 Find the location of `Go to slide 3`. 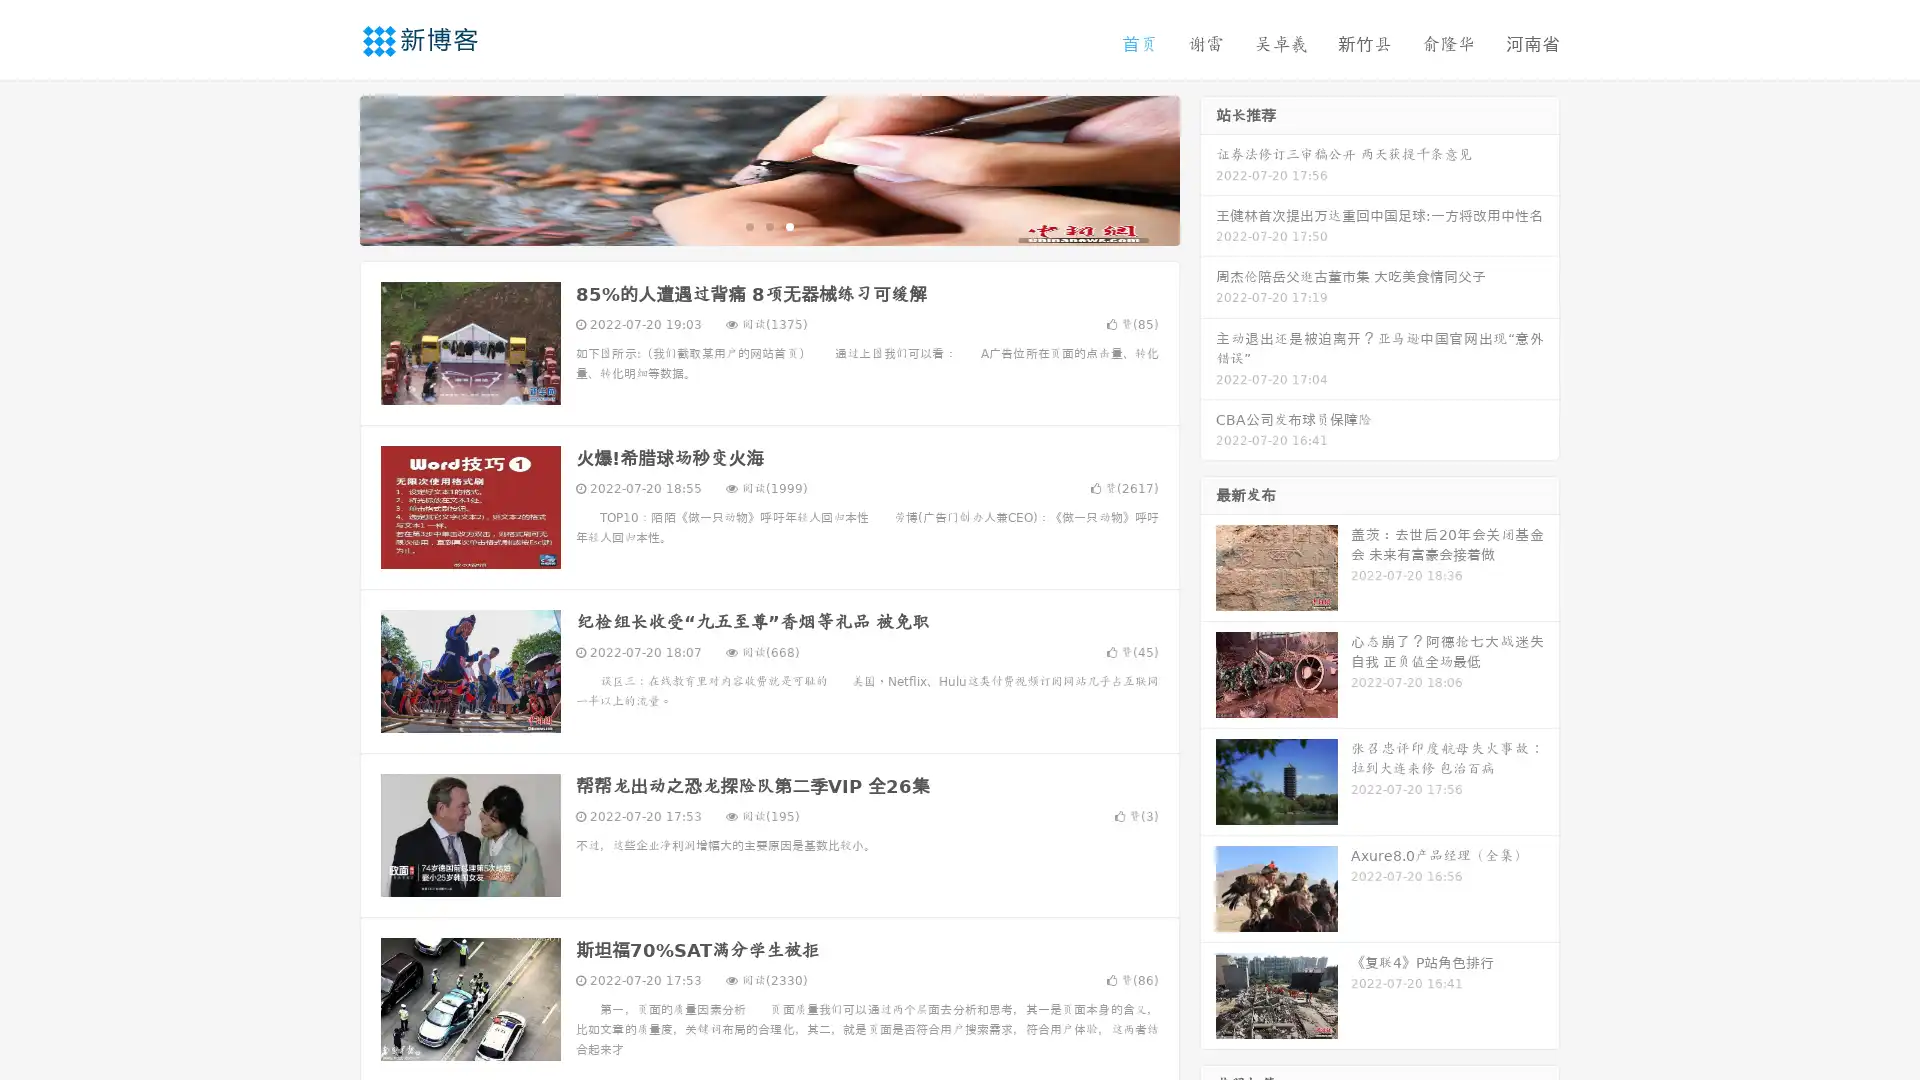

Go to slide 3 is located at coordinates (789, 225).